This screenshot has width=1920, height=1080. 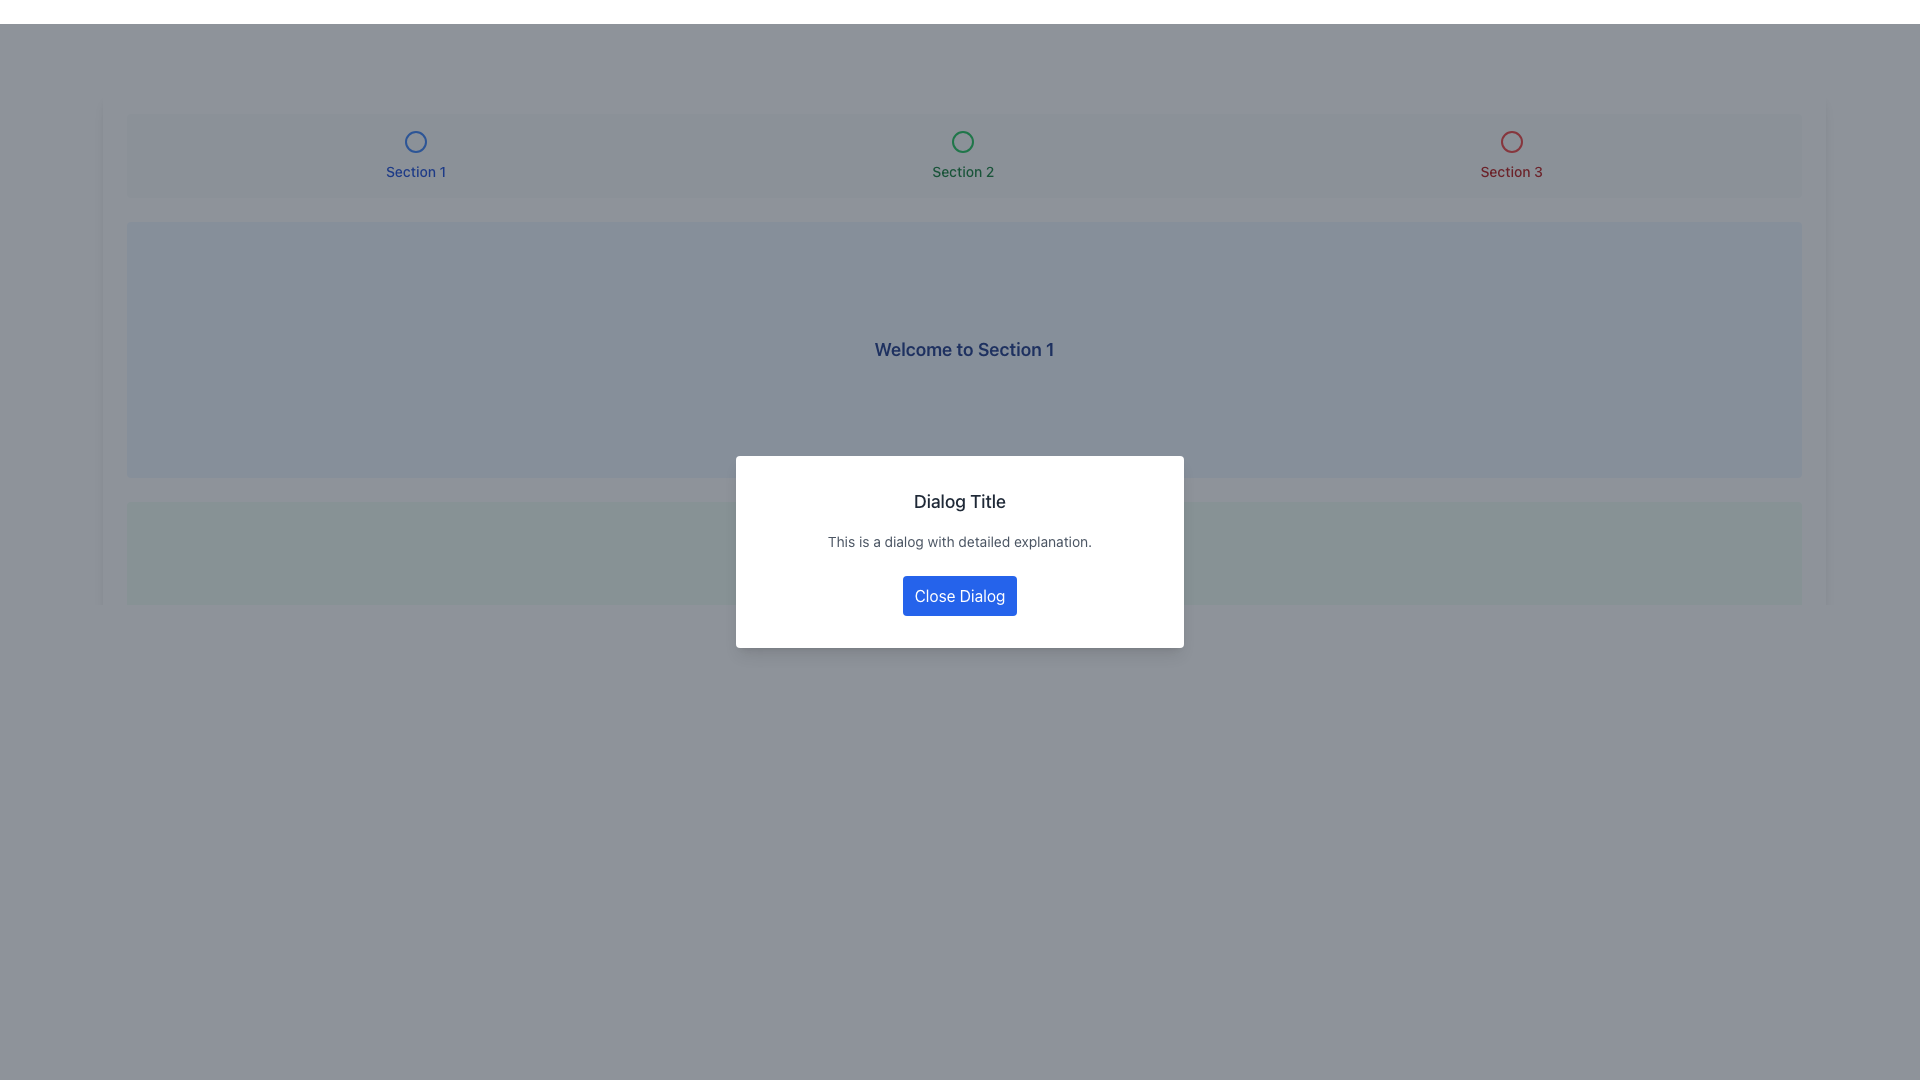 What do you see at coordinates (1511, 141) in the screenshot?
I see `the SVG circle element located in the top-right section of the interface, which serves as a status indicator for 'Section 3'` at bounding box center [1511, 141].